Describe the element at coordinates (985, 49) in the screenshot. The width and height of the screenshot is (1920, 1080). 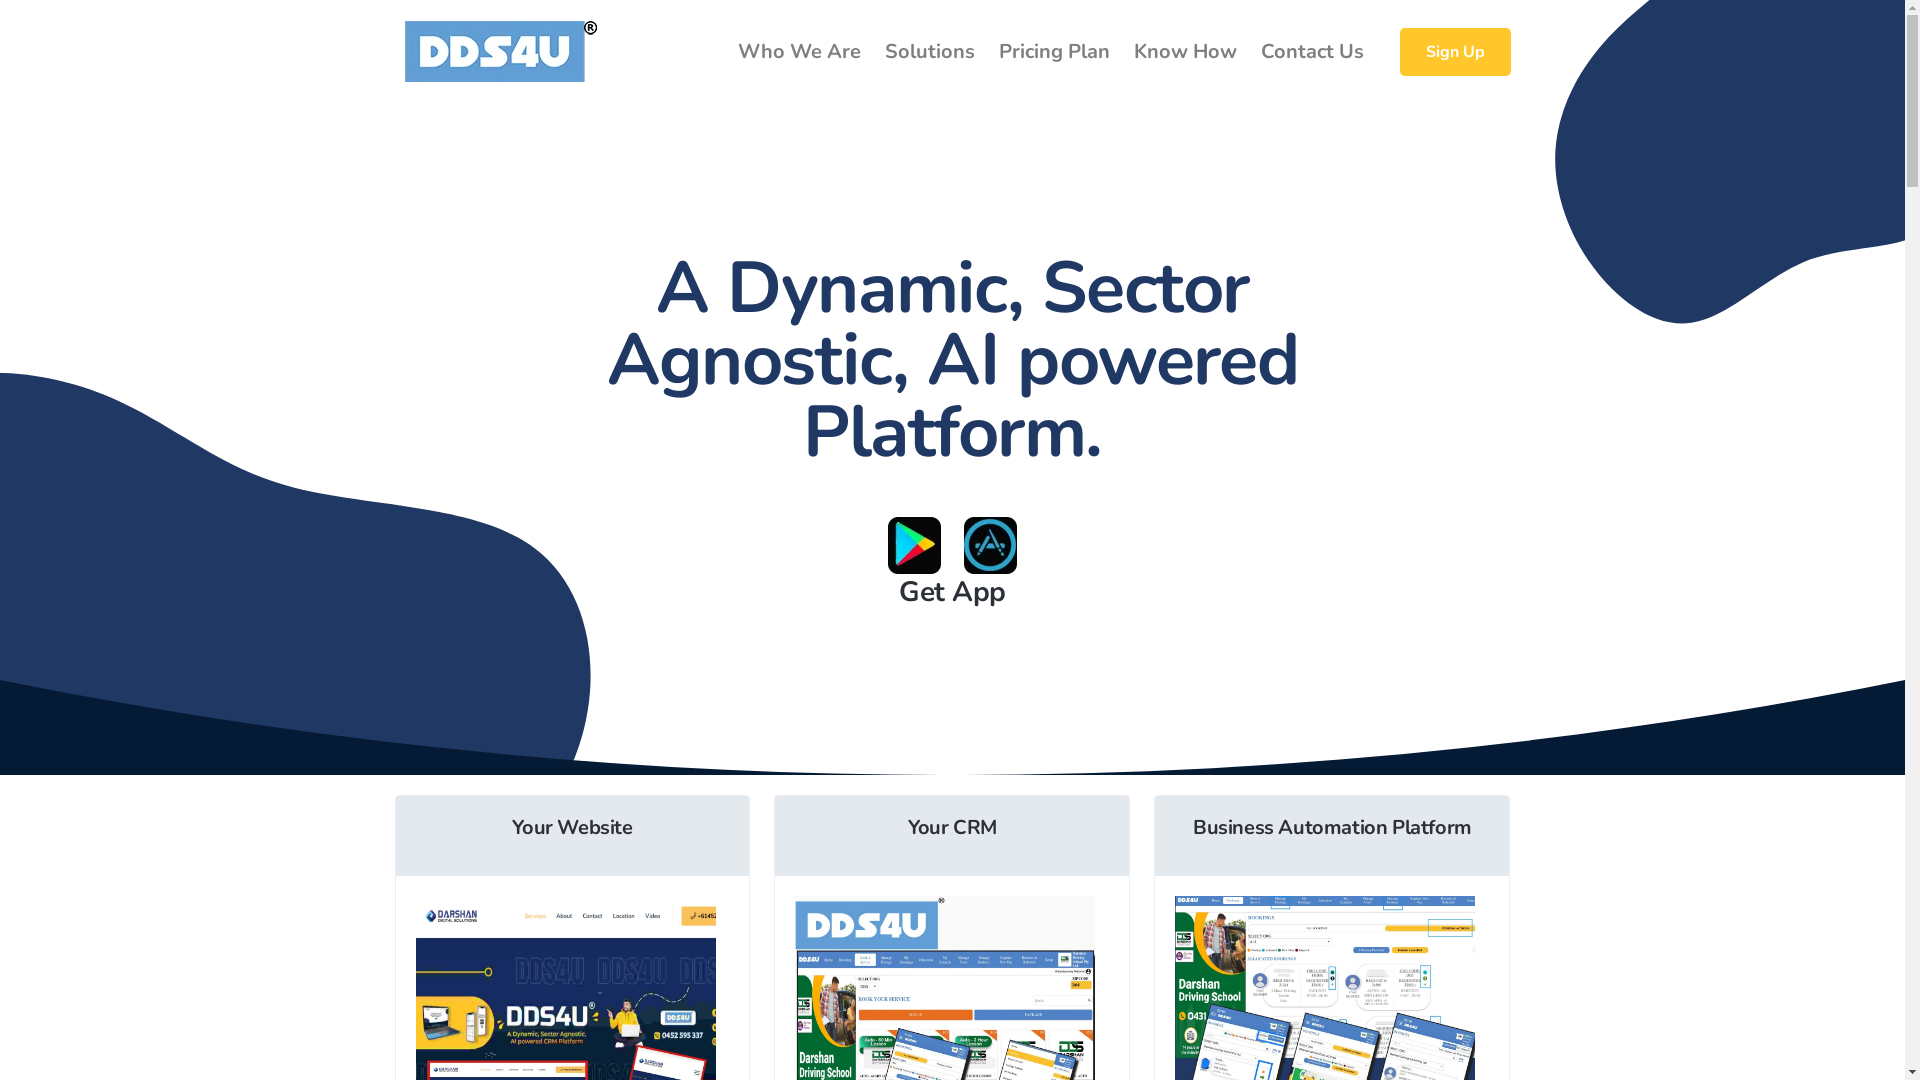
I see `'Pricing Plan'` at that location.